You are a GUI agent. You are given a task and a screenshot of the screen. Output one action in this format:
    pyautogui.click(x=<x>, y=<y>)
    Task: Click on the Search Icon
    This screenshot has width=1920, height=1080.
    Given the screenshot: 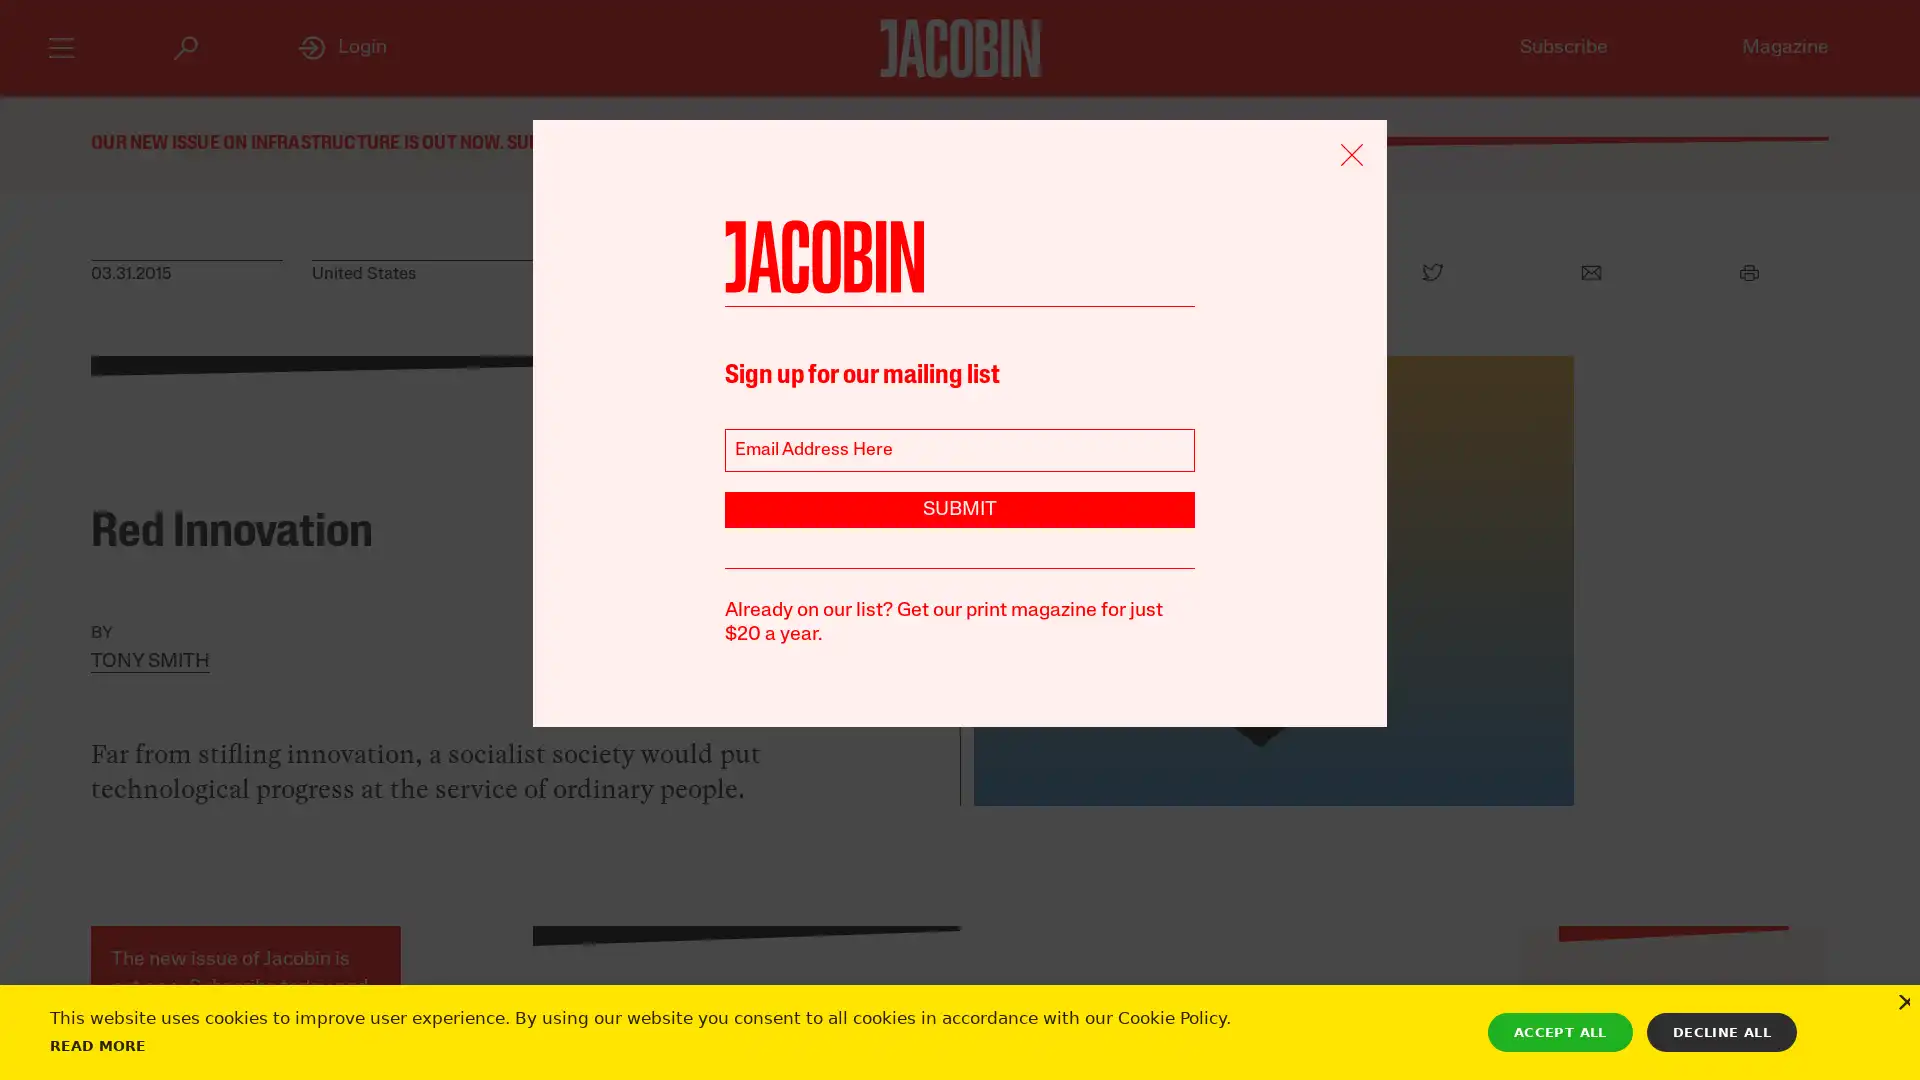 What is the action you would take?
    pyautogui.click(x=185, y=46)
    